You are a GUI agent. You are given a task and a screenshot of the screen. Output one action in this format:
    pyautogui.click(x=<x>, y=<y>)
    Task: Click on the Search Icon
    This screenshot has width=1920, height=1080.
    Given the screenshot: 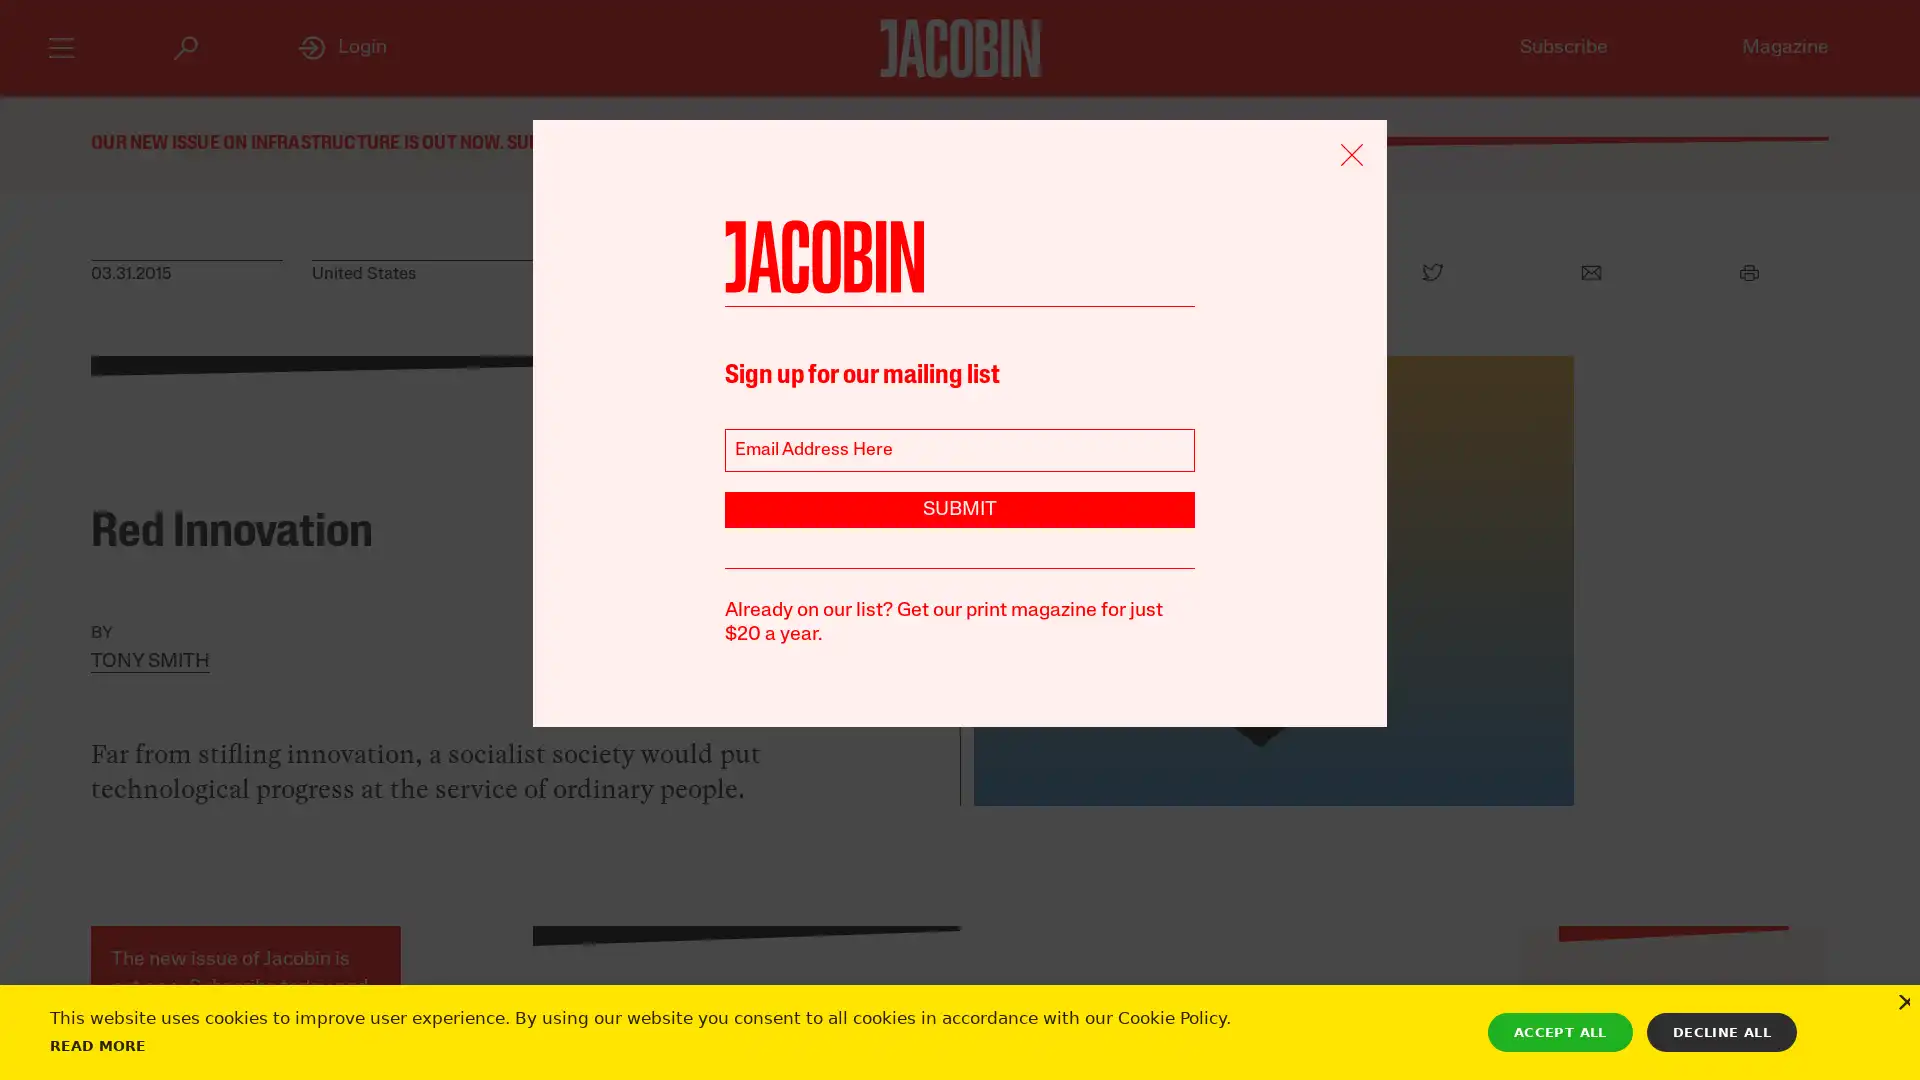 What is the action you would take?
    pyautogui.click(x=185, y=46)
    